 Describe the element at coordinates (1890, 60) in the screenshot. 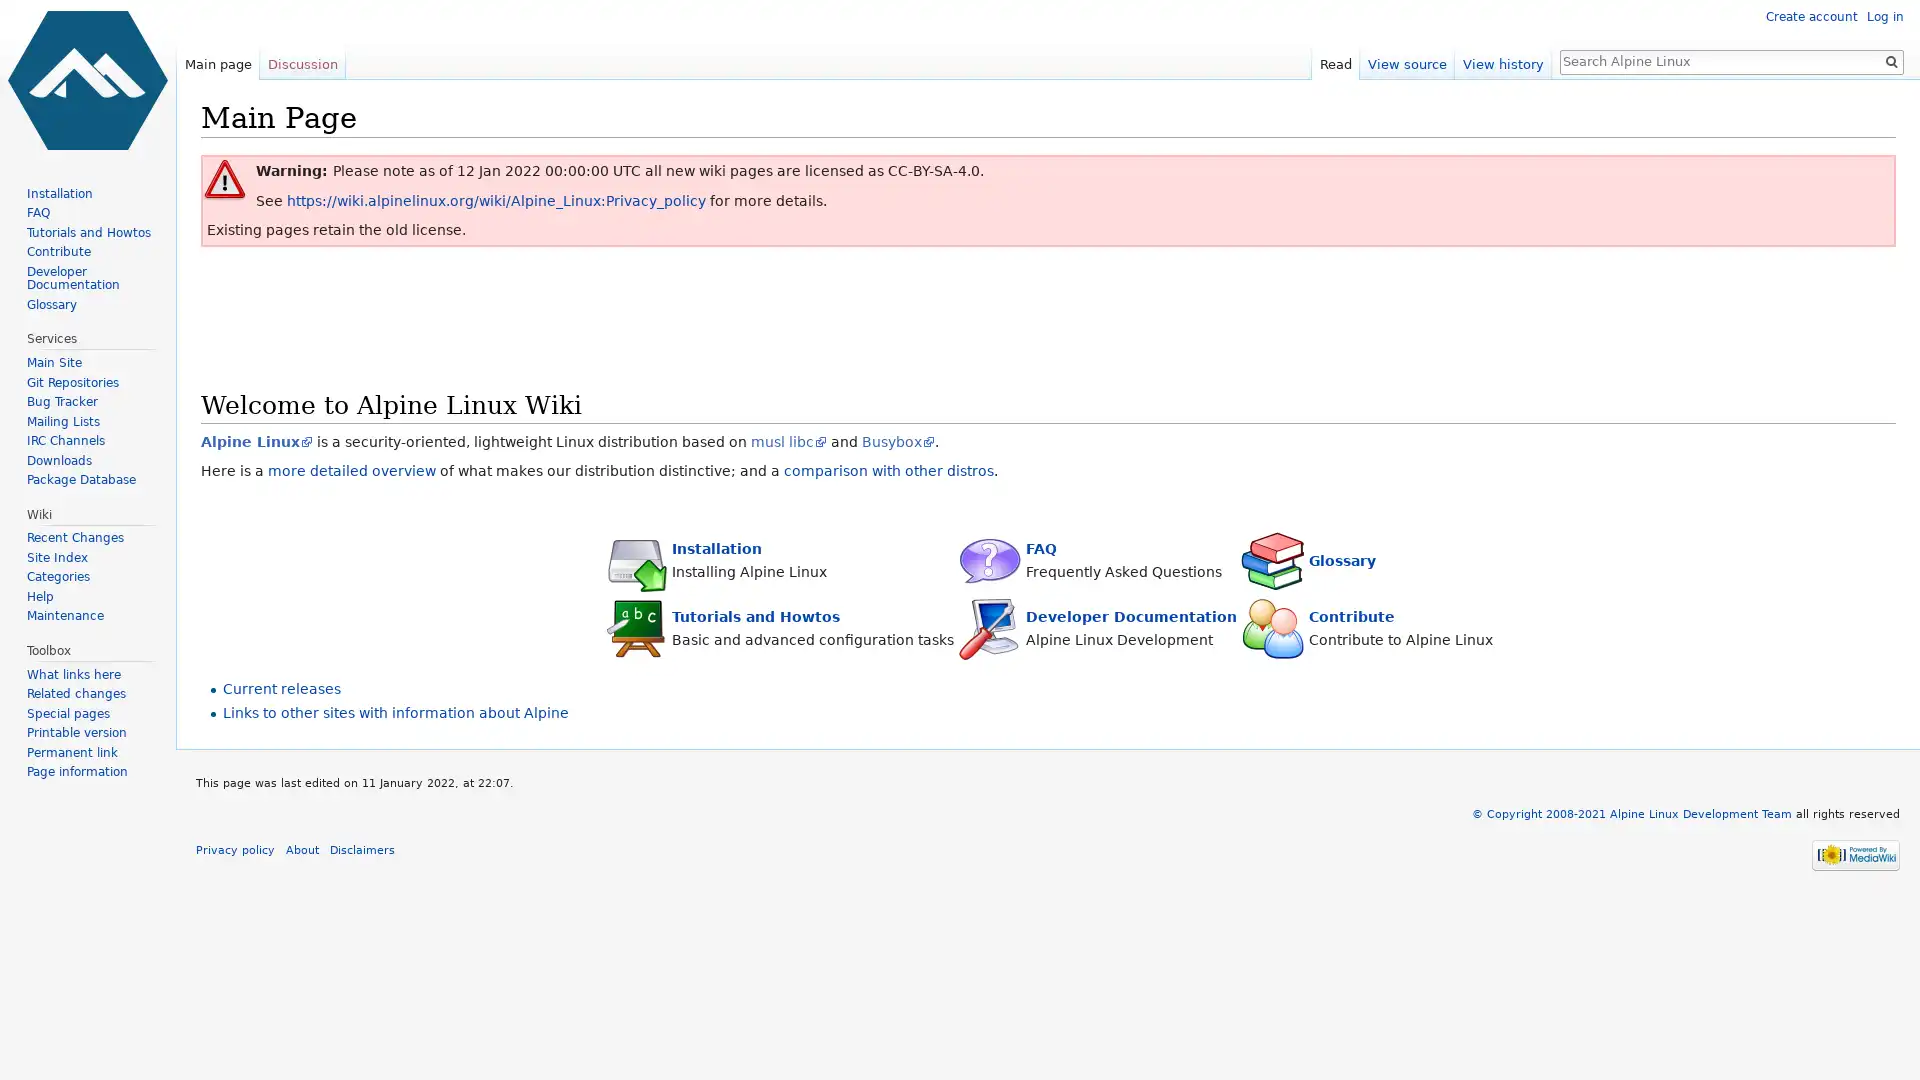

I see `Go` at that location.